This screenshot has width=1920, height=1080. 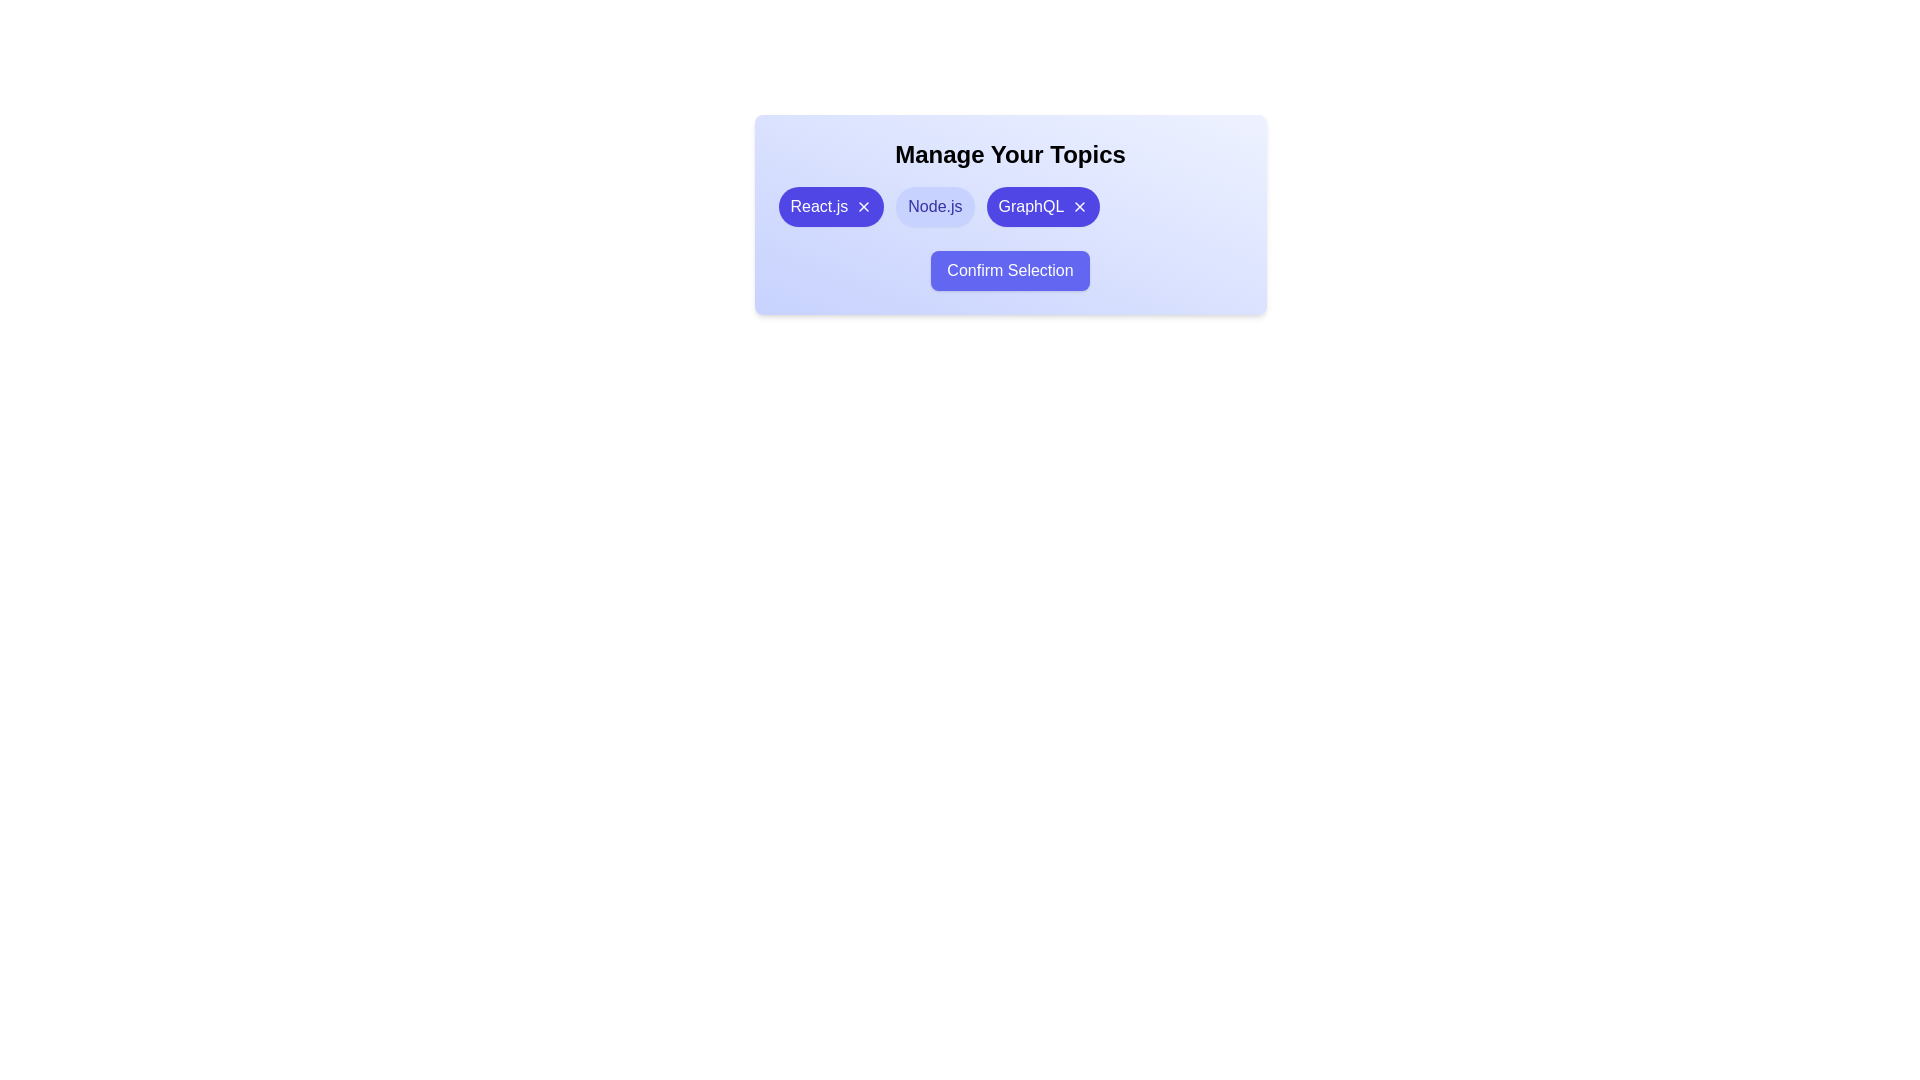 What do you see at coordinates (1041, 207) in the screenshot?
I see `the chip labeled GraphQL` at bounding box center [1041, 207].